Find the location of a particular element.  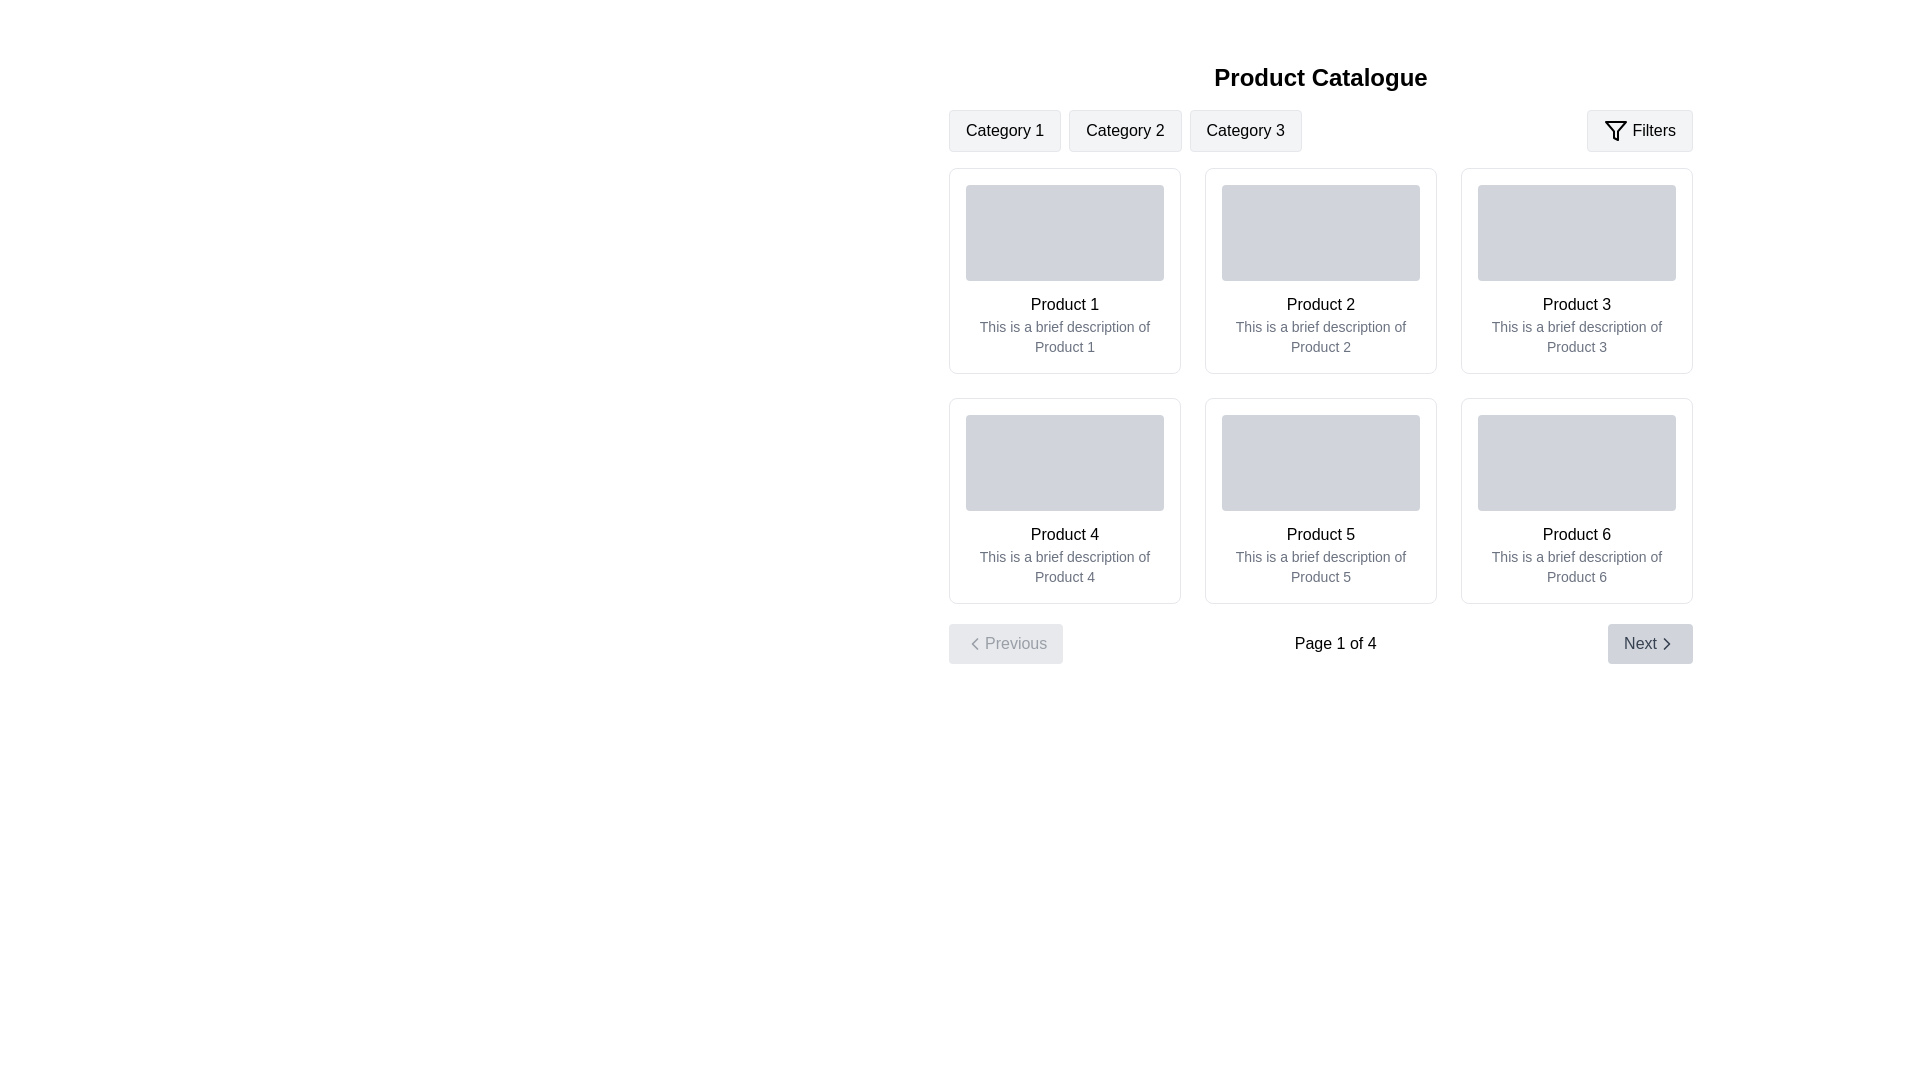

the inner structure of the filter icon, which is a triangular and vertical line shape located within the filter button at the top-right corner of the layout is located at coordinates (1616, 131).